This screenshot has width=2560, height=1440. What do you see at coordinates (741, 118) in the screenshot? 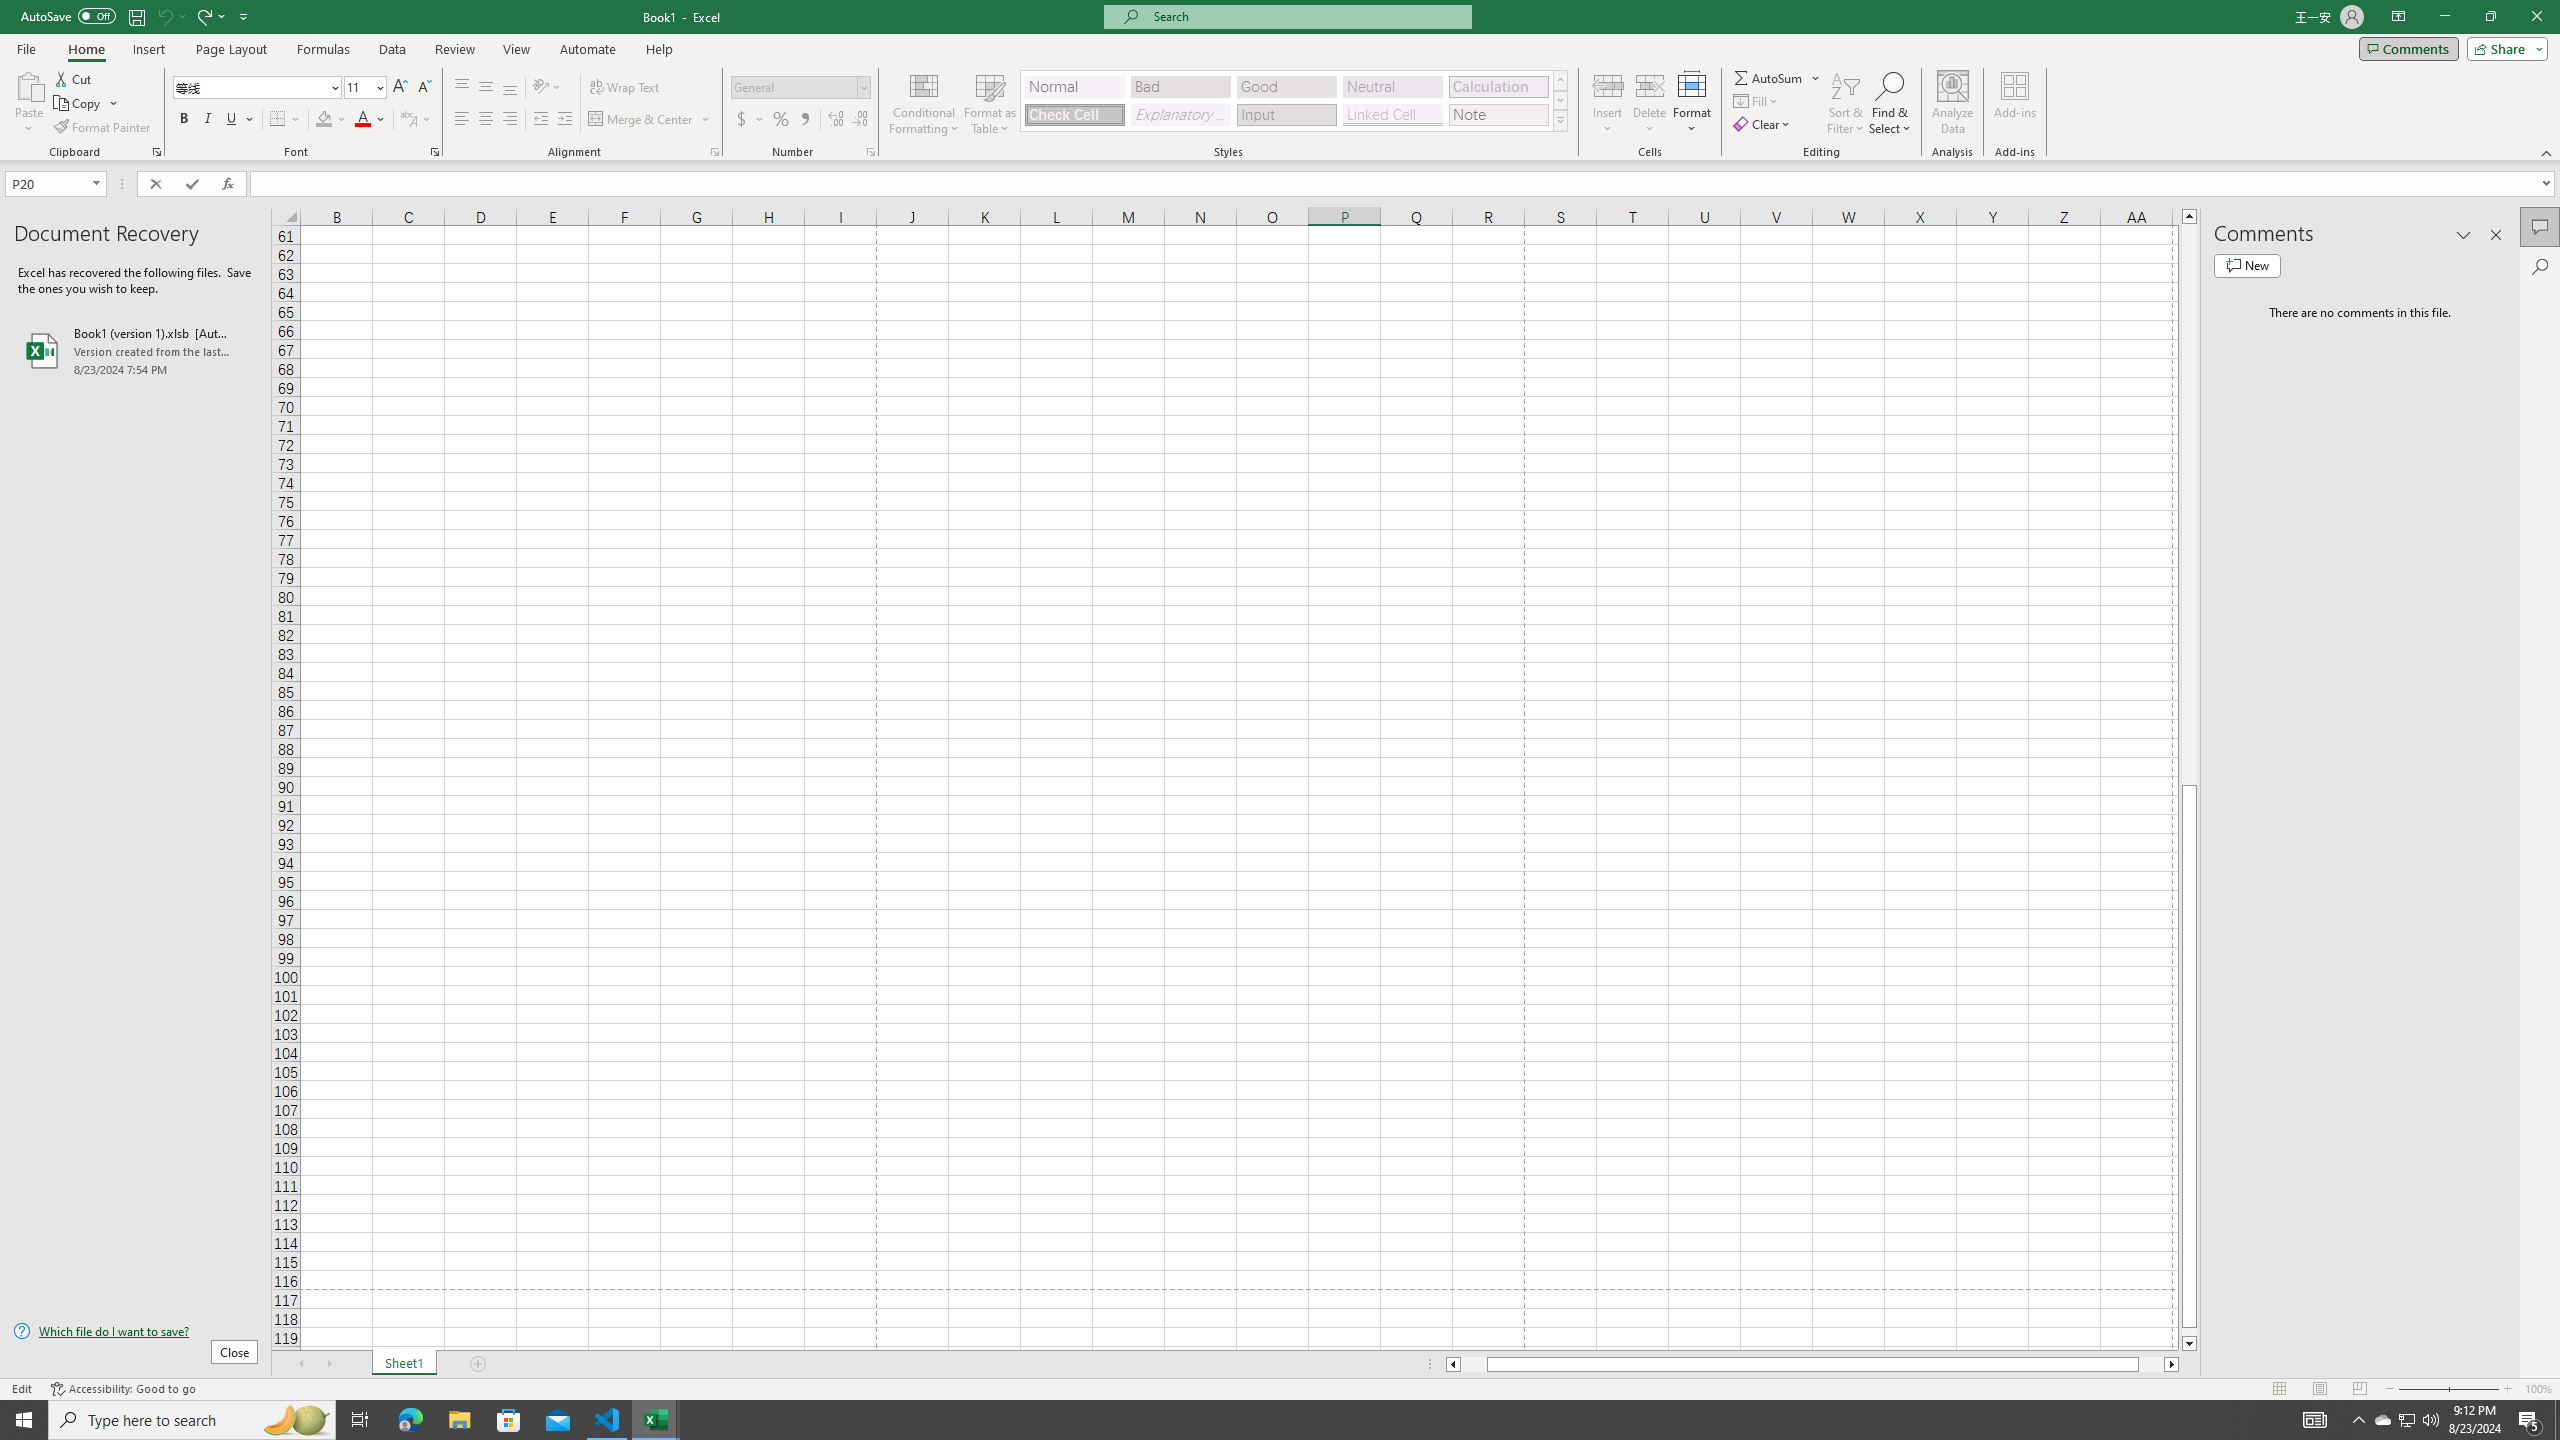
I see `'Accounting Number Format'` at bounding box center [741, 118].